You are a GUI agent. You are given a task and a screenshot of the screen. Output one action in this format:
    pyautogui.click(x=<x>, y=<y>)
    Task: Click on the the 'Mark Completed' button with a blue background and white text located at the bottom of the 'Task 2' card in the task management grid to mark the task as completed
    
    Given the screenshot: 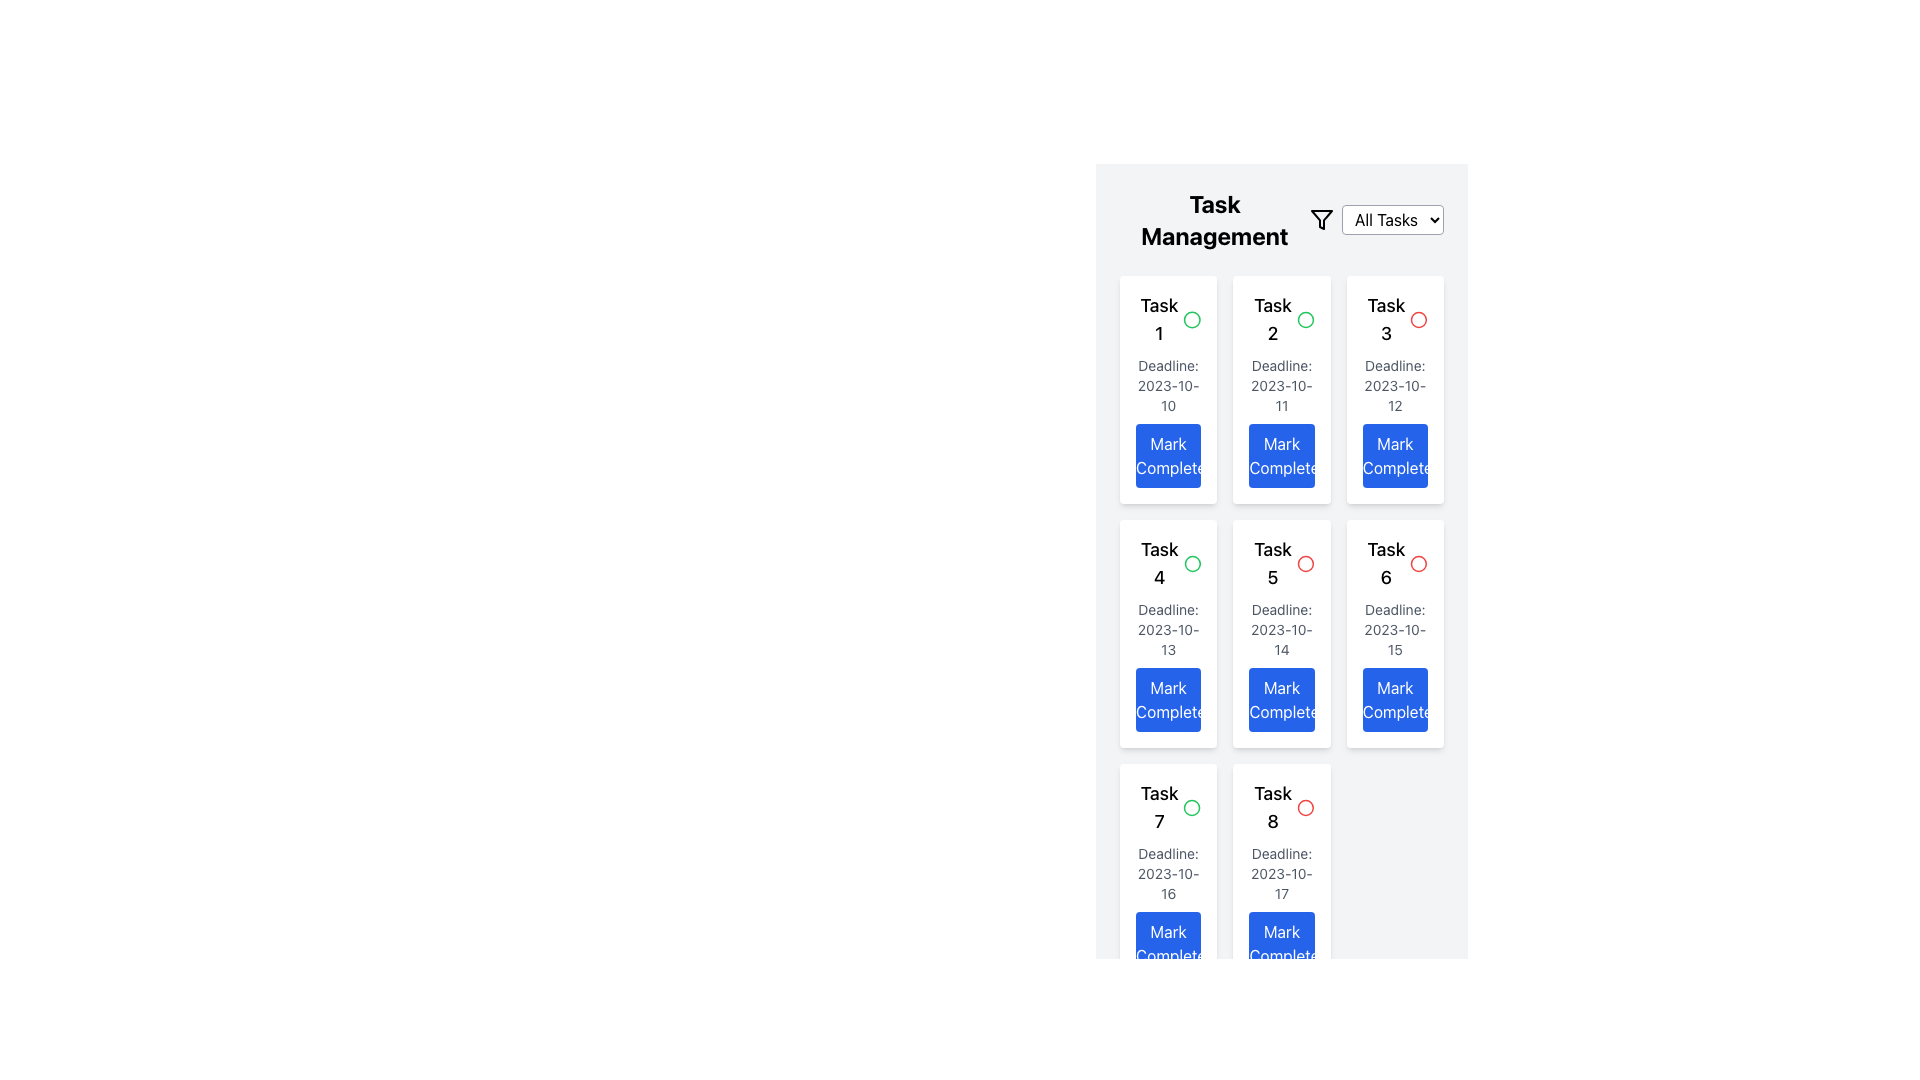 What is the action you would take?
    pyautogui.click(x=1281, y=455)
    